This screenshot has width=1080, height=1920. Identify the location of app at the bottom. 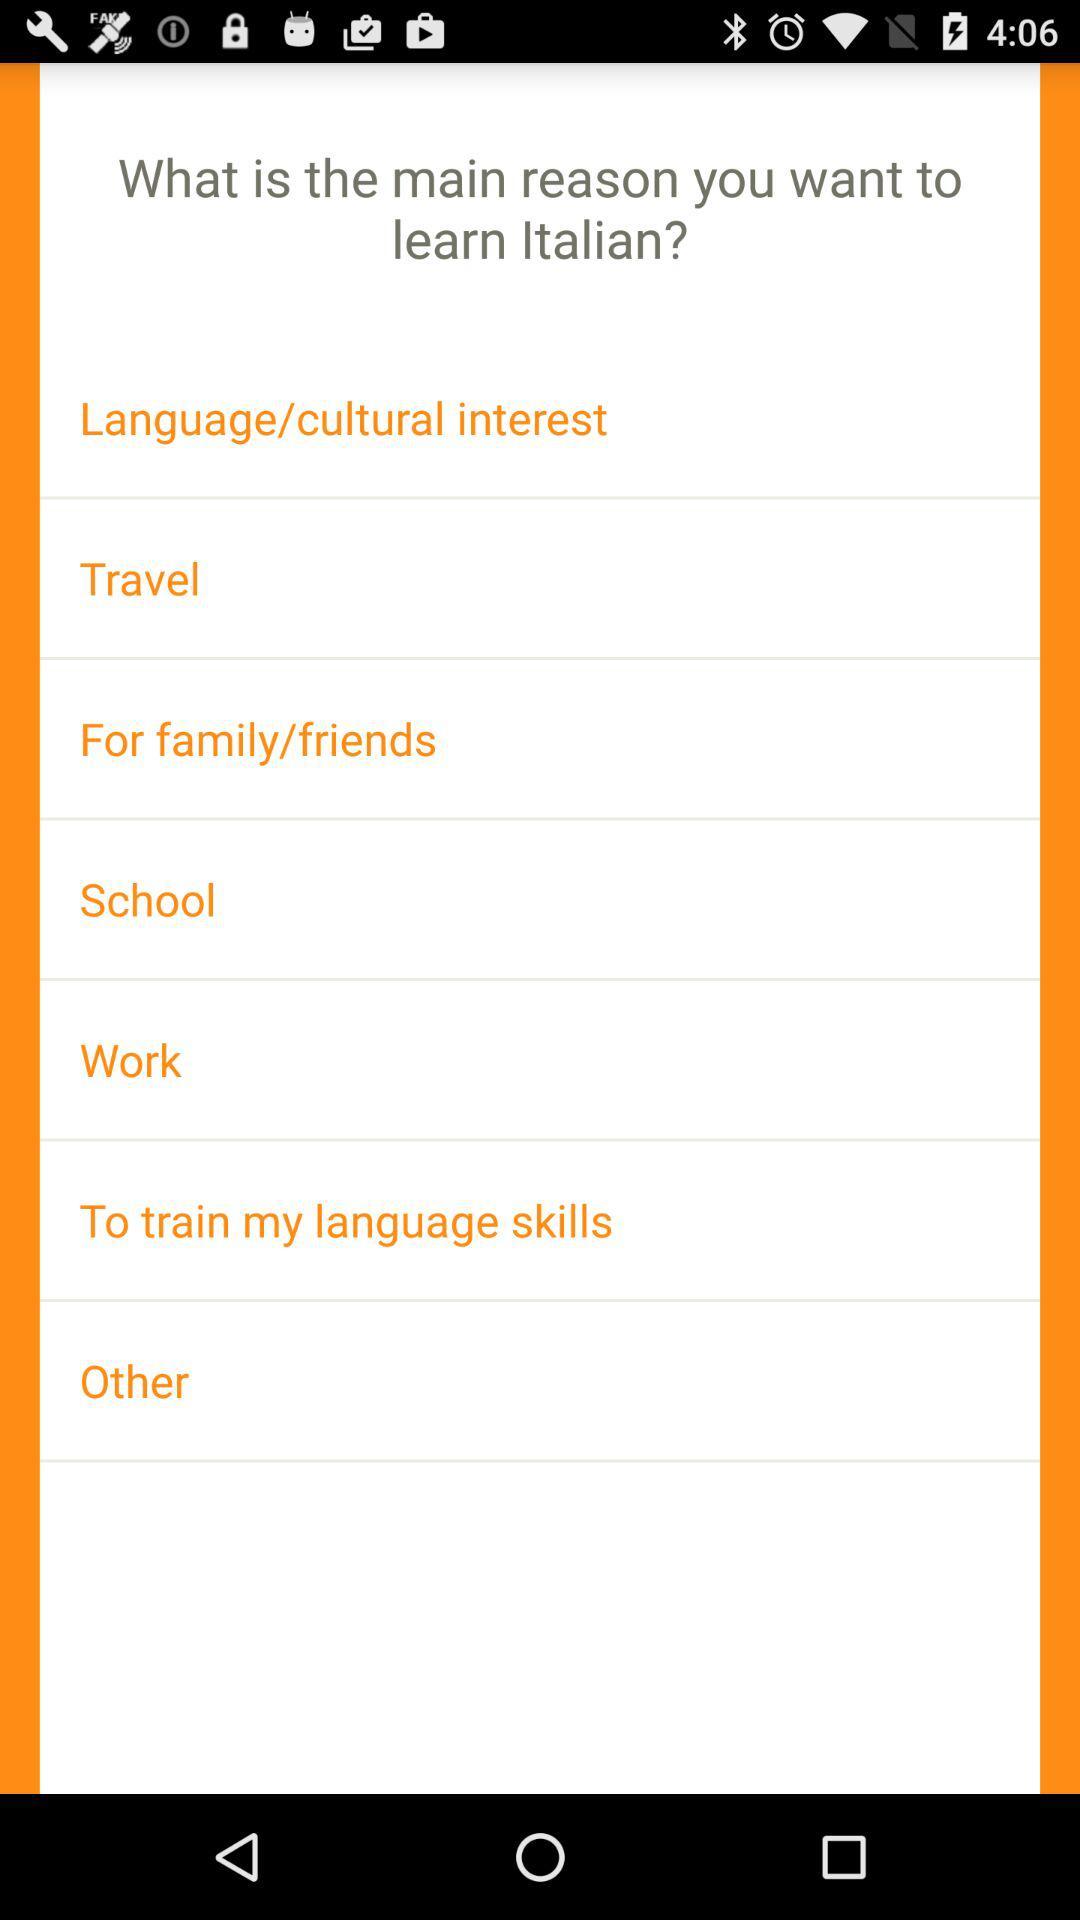
(540, 1379).